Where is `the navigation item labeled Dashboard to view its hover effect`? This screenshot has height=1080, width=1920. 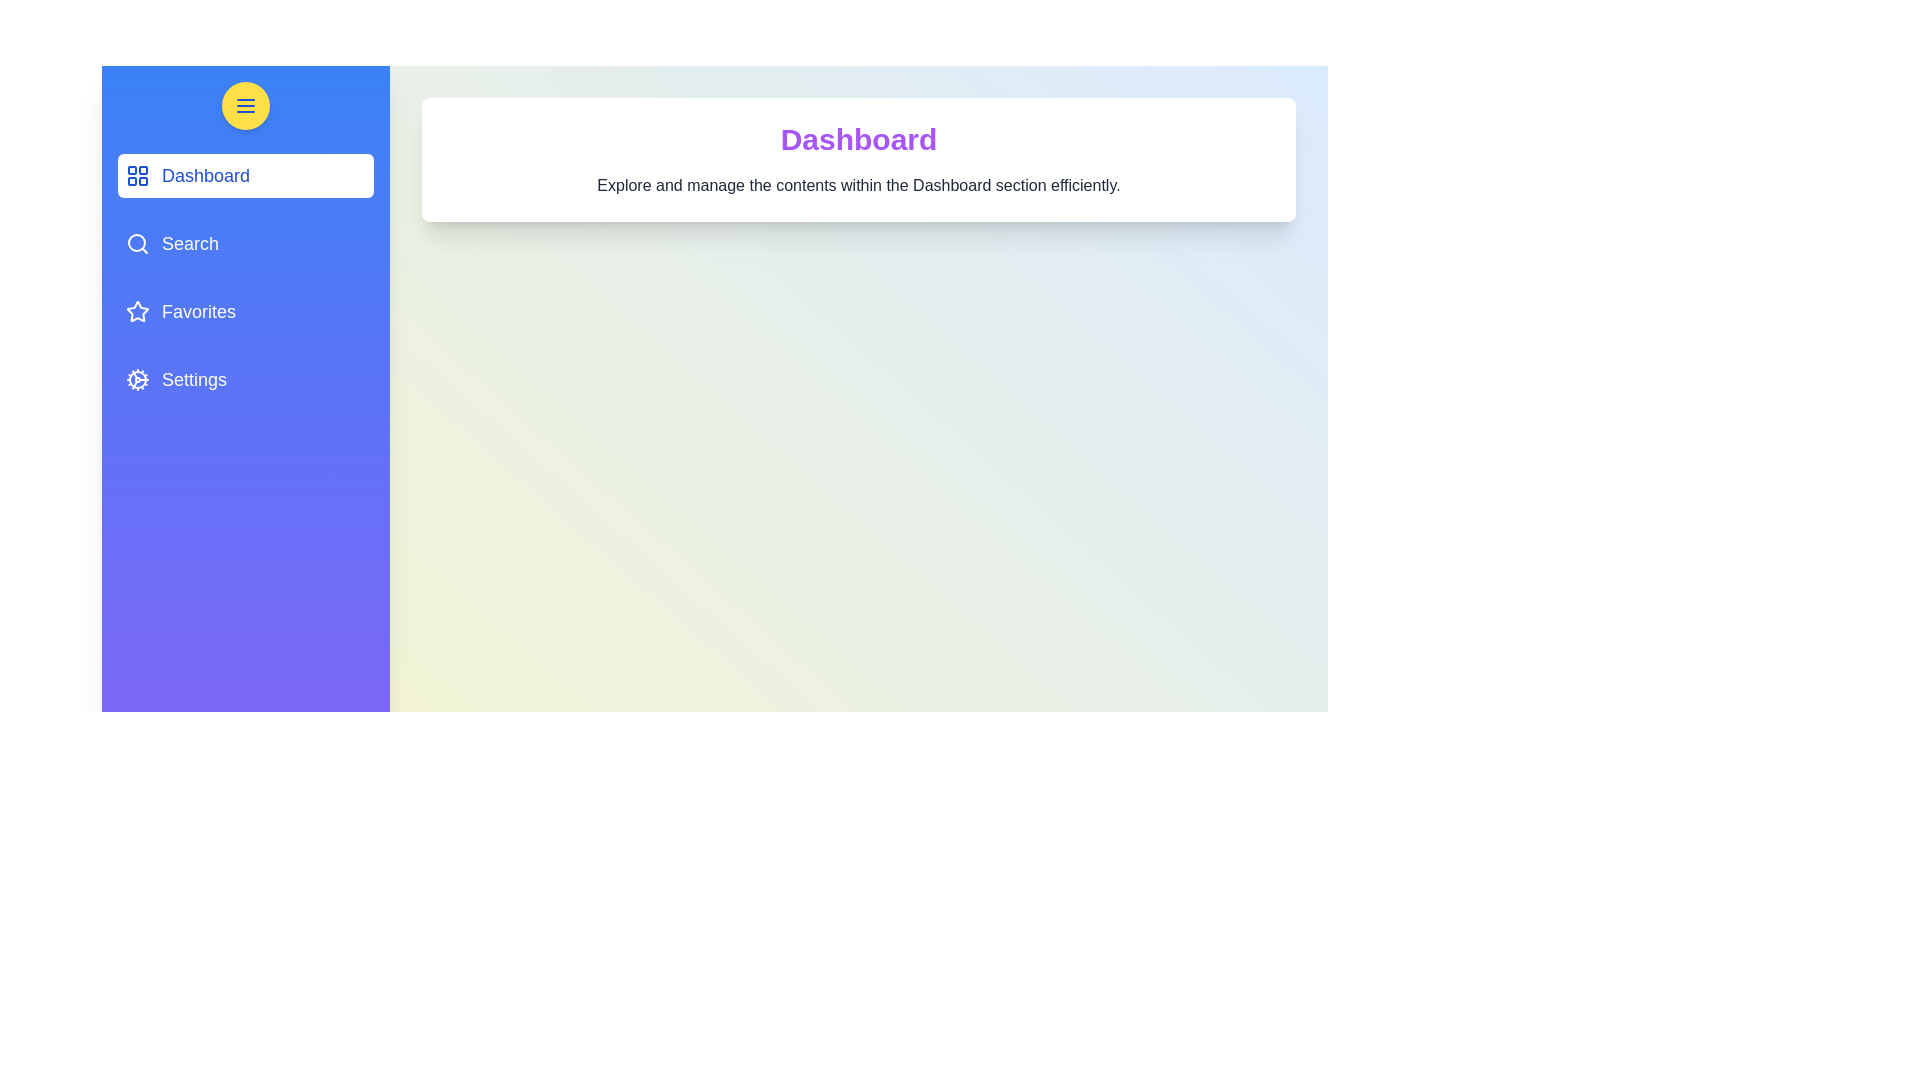
the navigation item labeled Dashboard to view its hover effect is located at coordinates (244, 175).